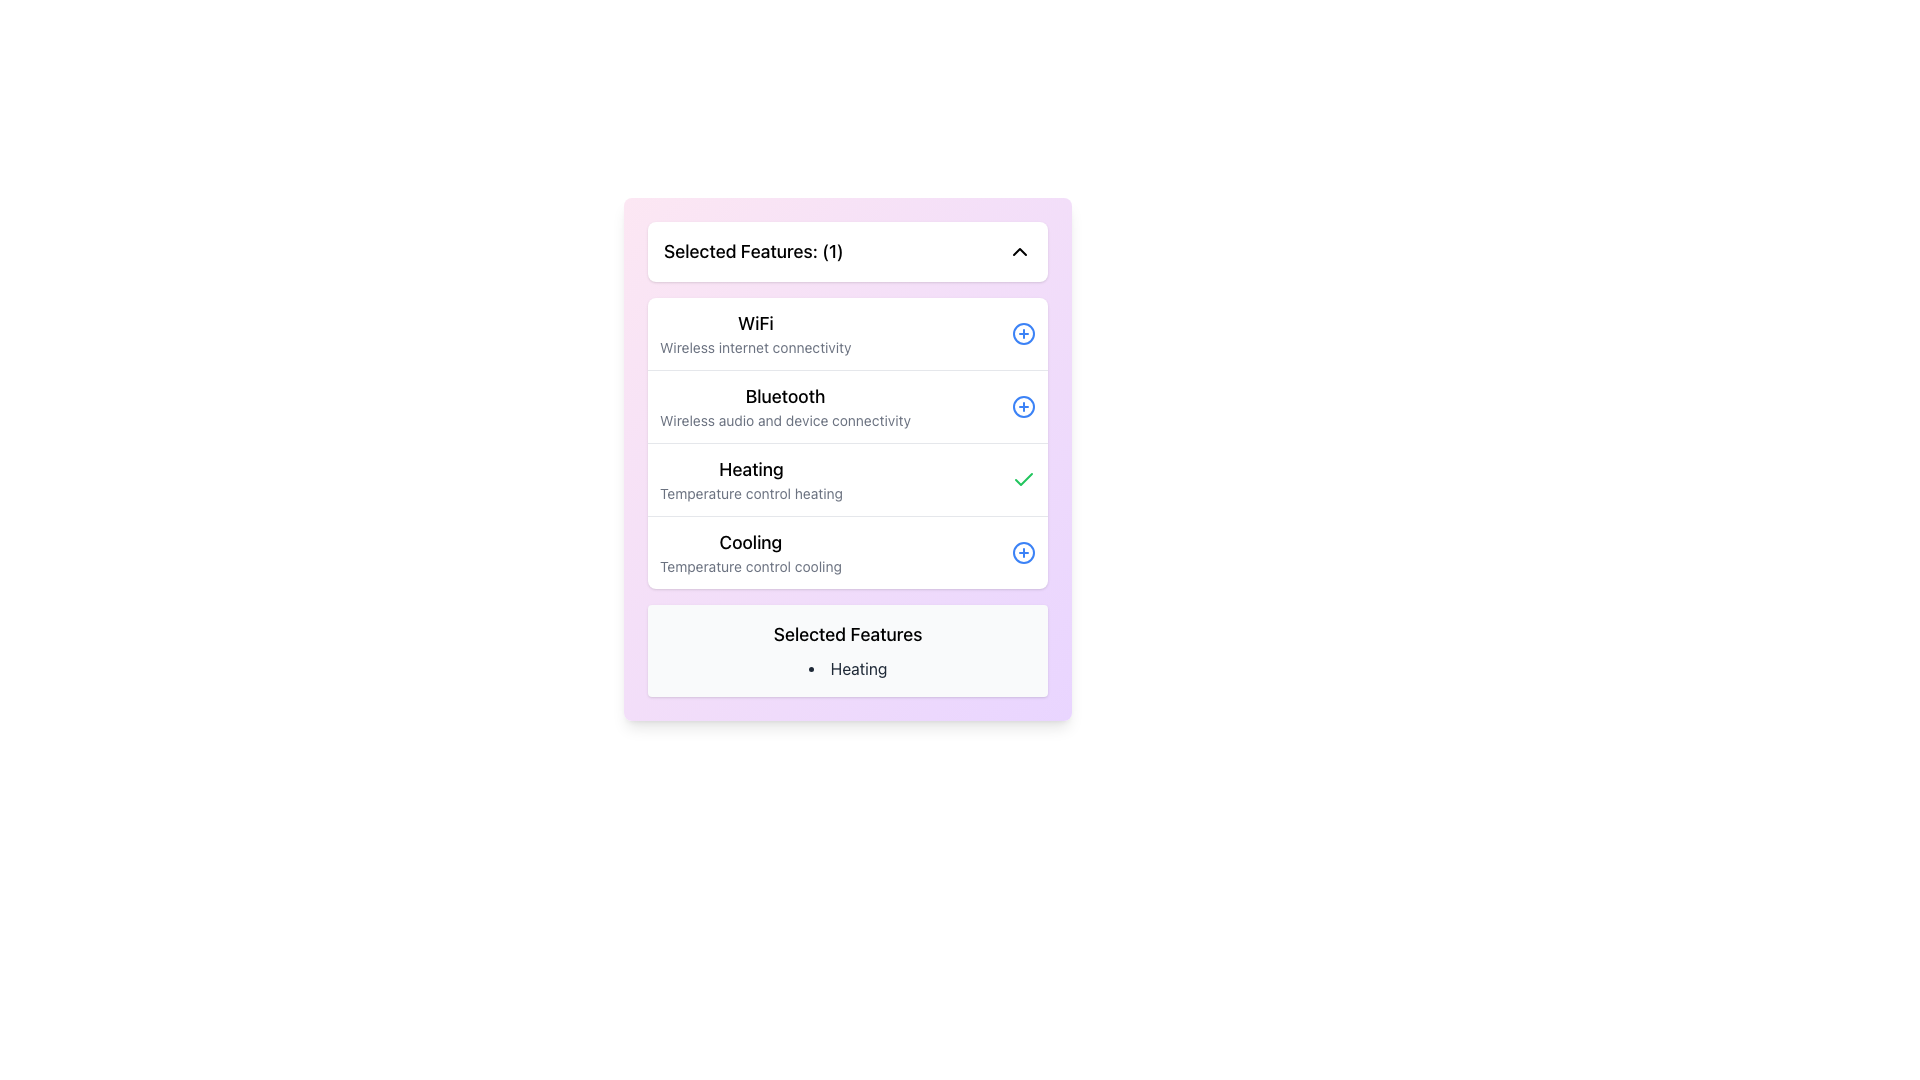  Describe the element at coordinates (848, 479) in the screenshot. I see `the third item in the vertically aligned list of features, labeled 'Heating'` at that location.